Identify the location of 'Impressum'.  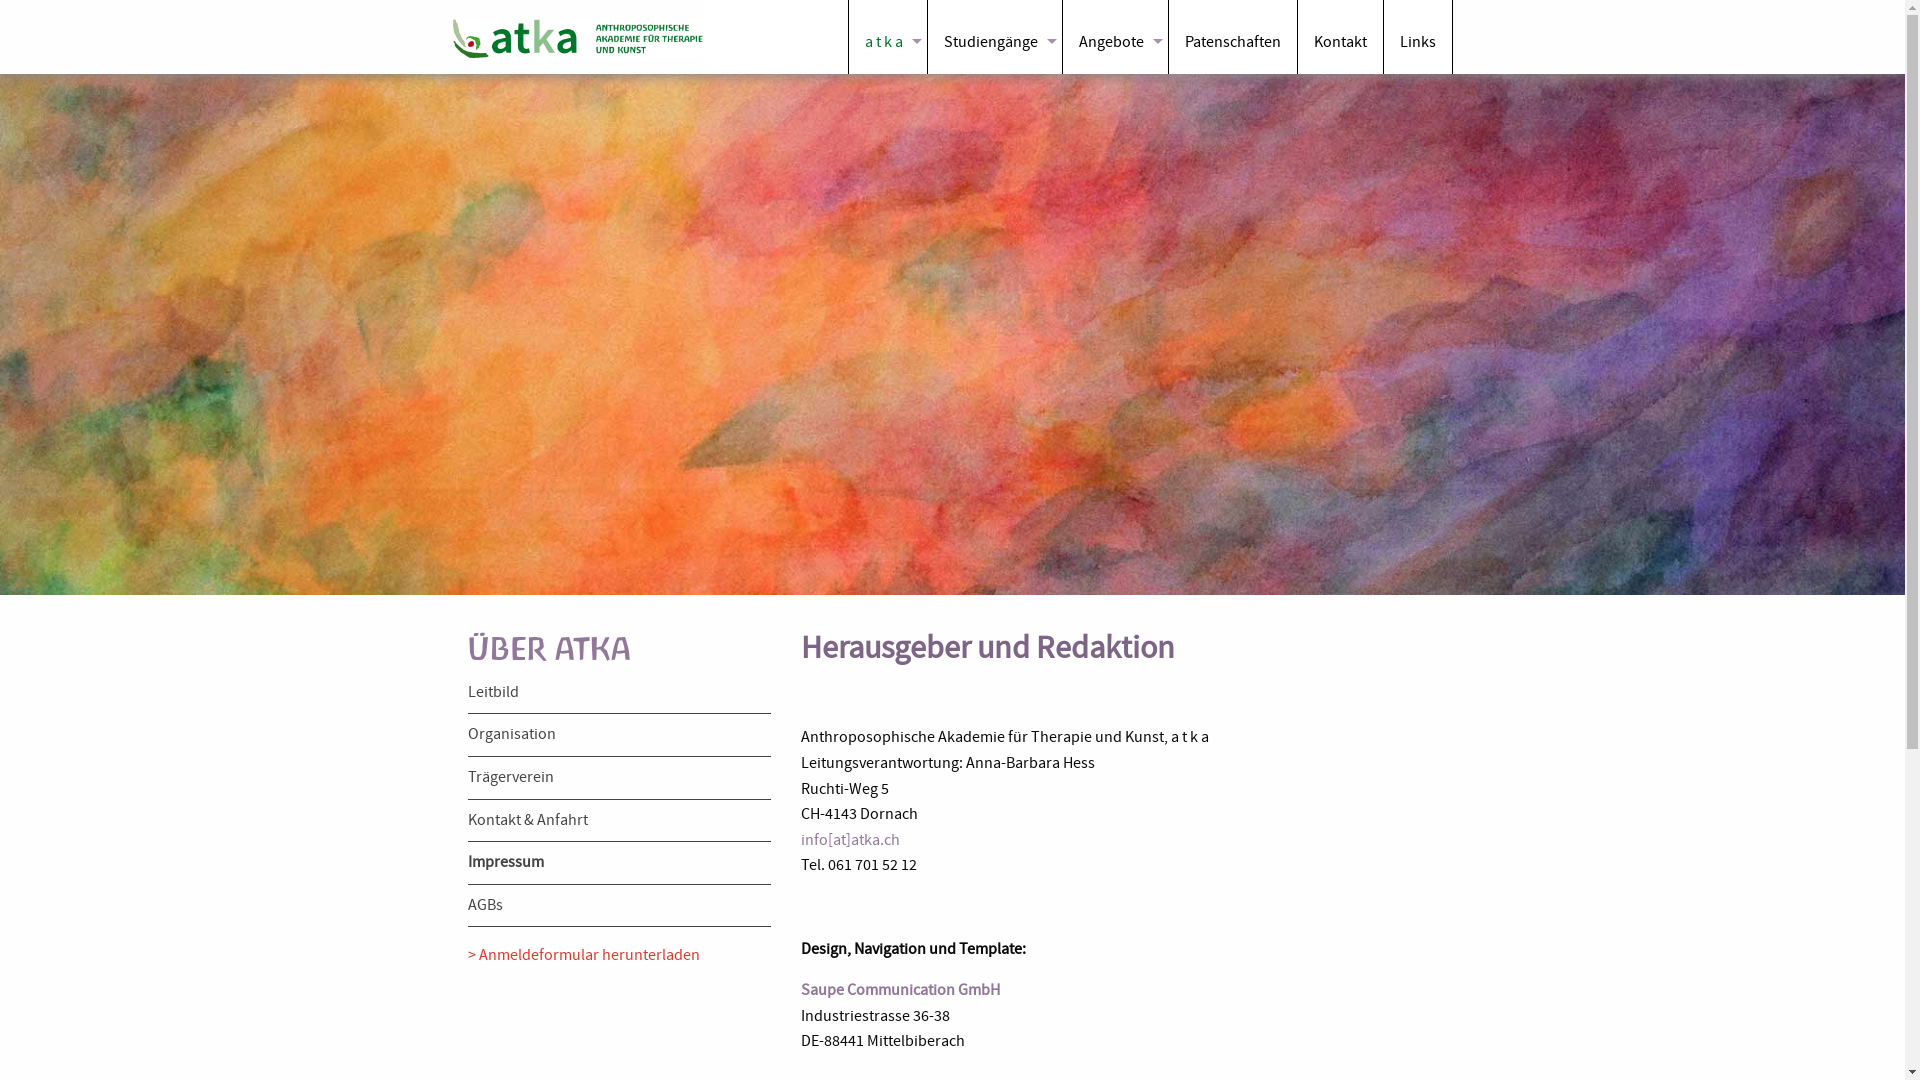
(505, 860).